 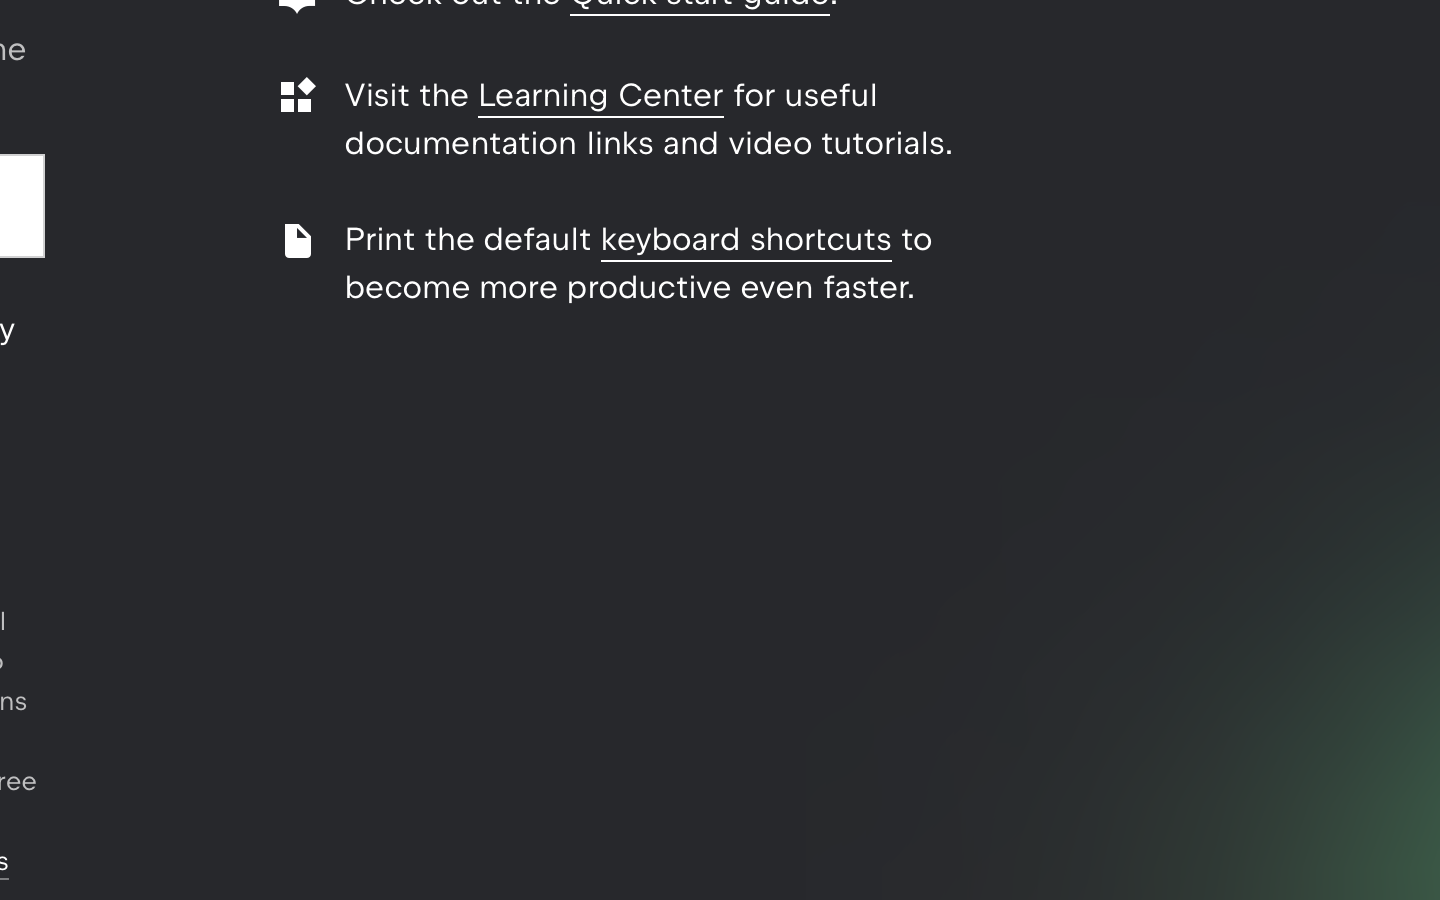 What do you see at coordinates (600, 94) in the screenshot?
I see `'Learning Center'` at bounding box center [600, 94].